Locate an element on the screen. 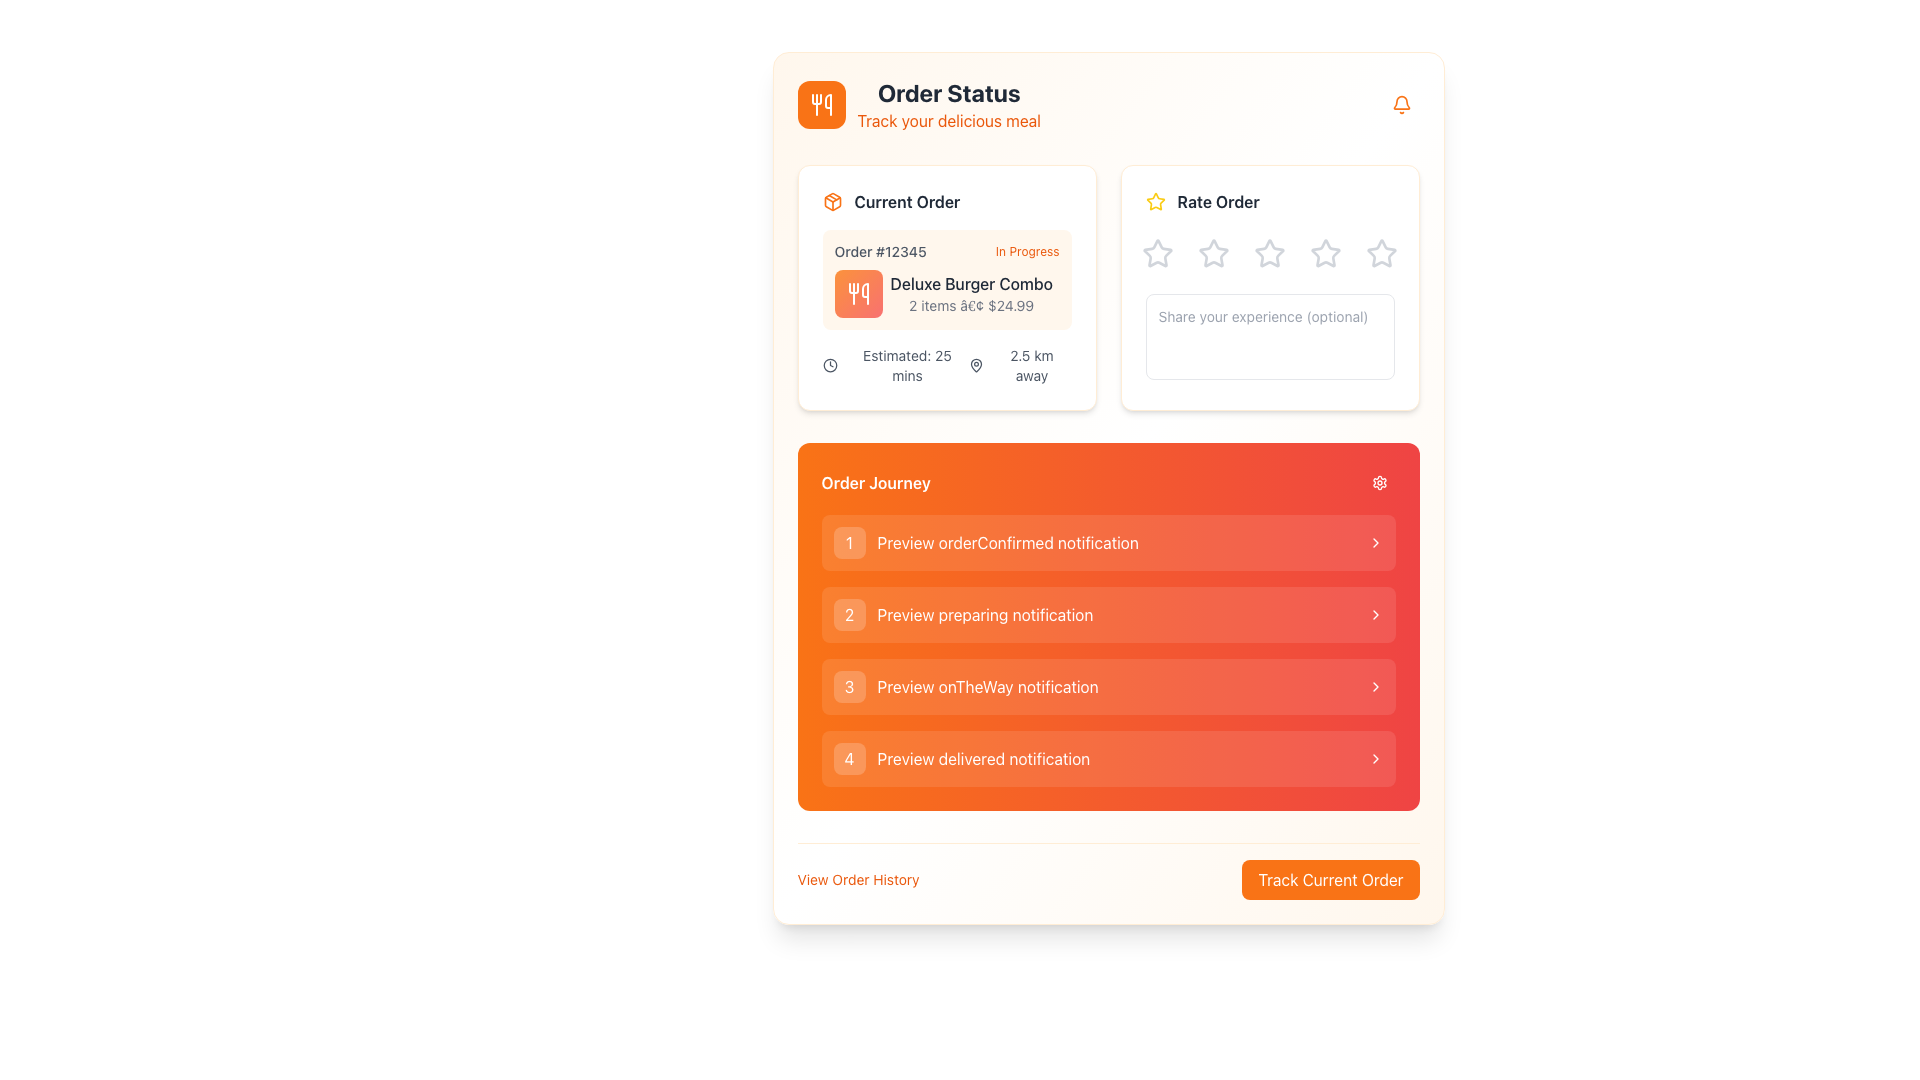 Image resolution: width=1920 pixels, height=1080 pixels. the navigational chevron icon located at the extreme right of the third row in the 'Order Journey' section is located at coordinates (1374, 685).